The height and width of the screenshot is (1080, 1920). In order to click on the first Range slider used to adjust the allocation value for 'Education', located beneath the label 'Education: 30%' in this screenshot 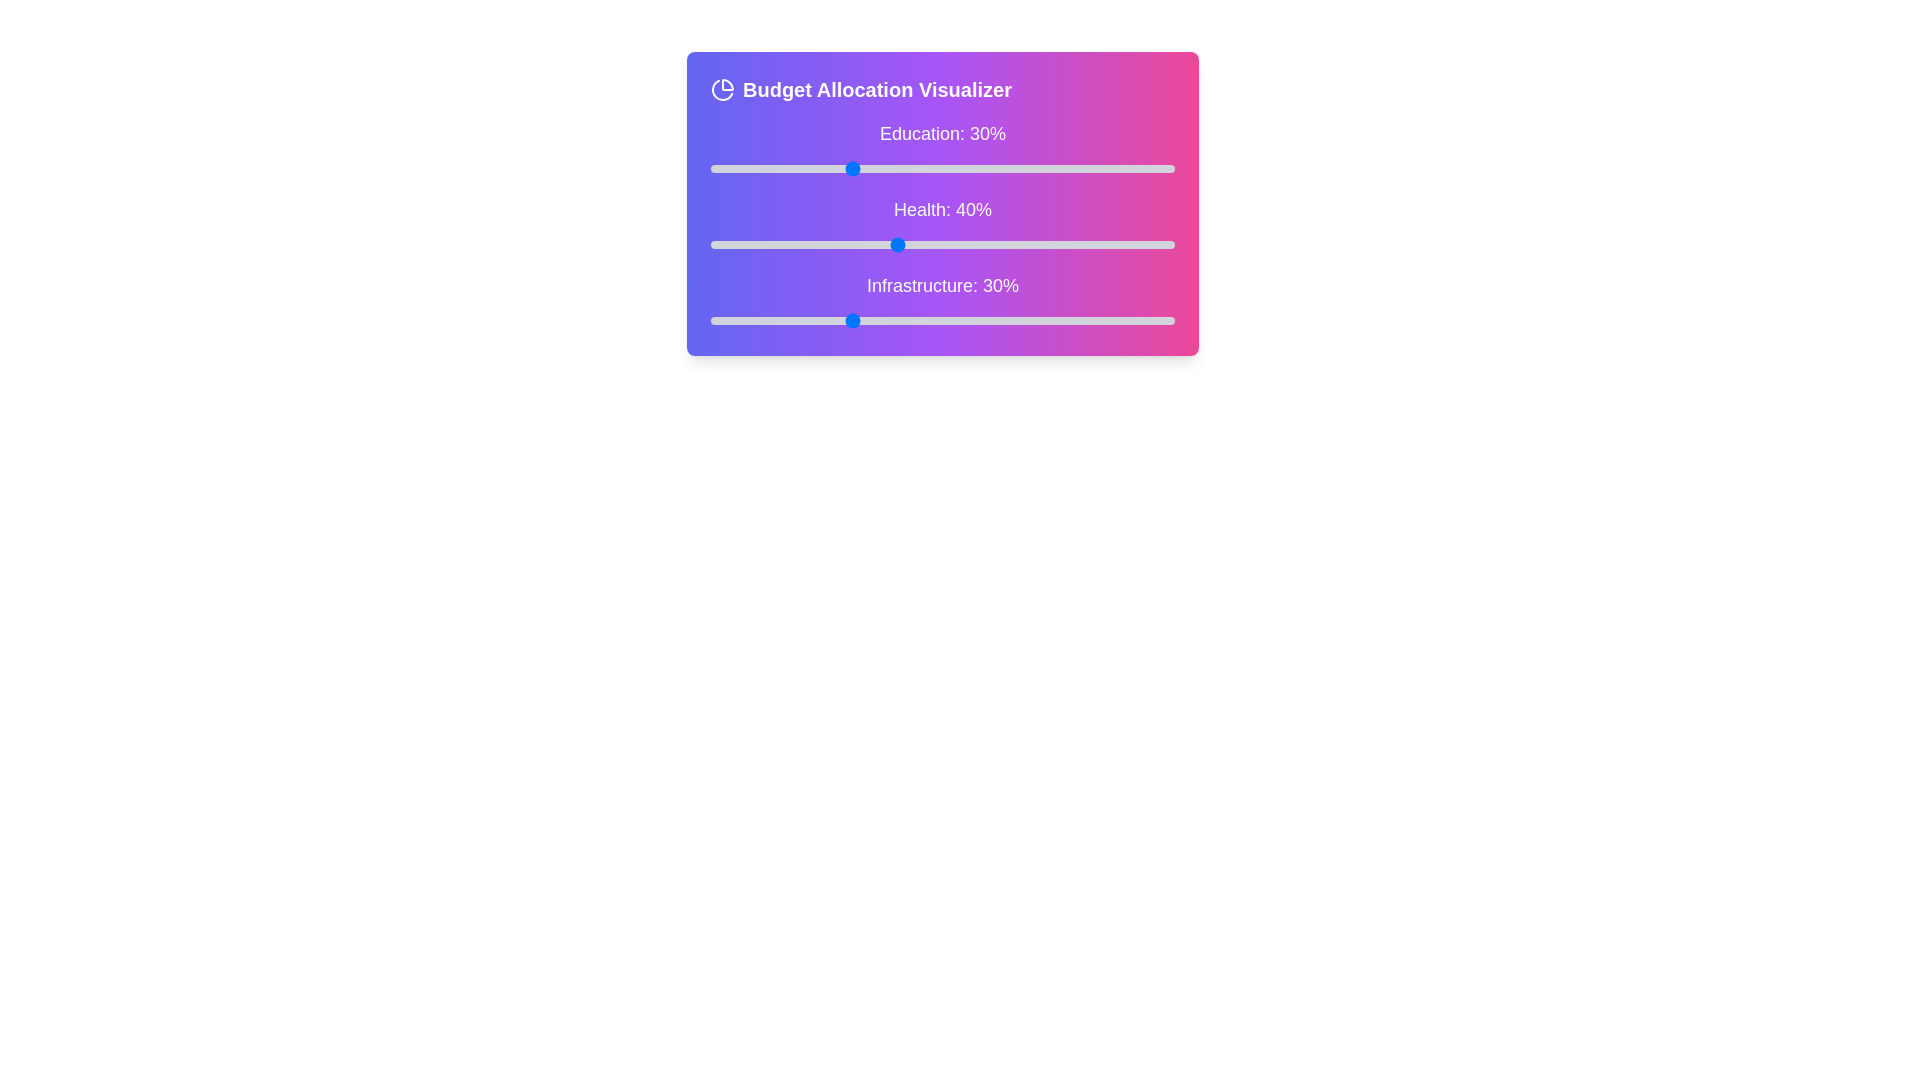, I will do `click(941, 168)`.